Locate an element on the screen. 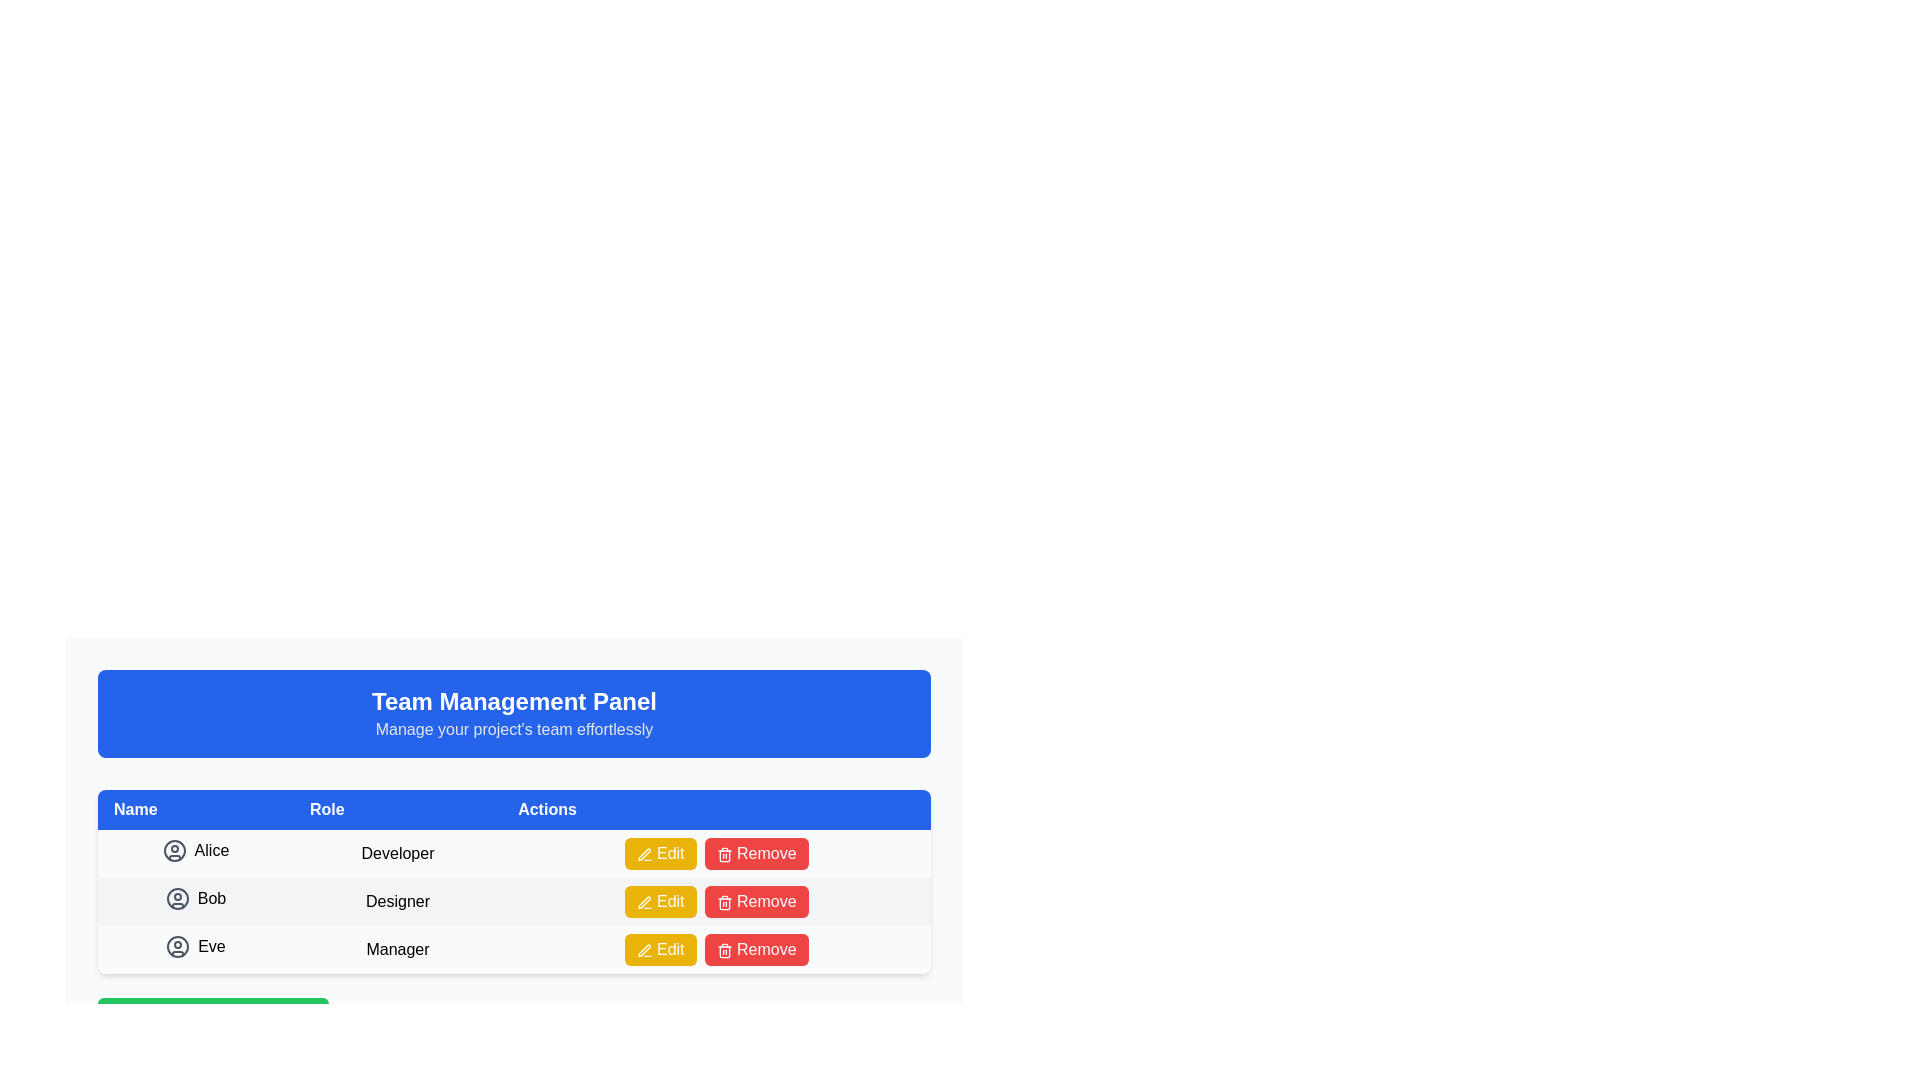 The image size is (1920, 1080). the 'Remove' button, which contains a delete icon on the left side of its text, located in the last column of a table row is located at coordinates (723, 949).